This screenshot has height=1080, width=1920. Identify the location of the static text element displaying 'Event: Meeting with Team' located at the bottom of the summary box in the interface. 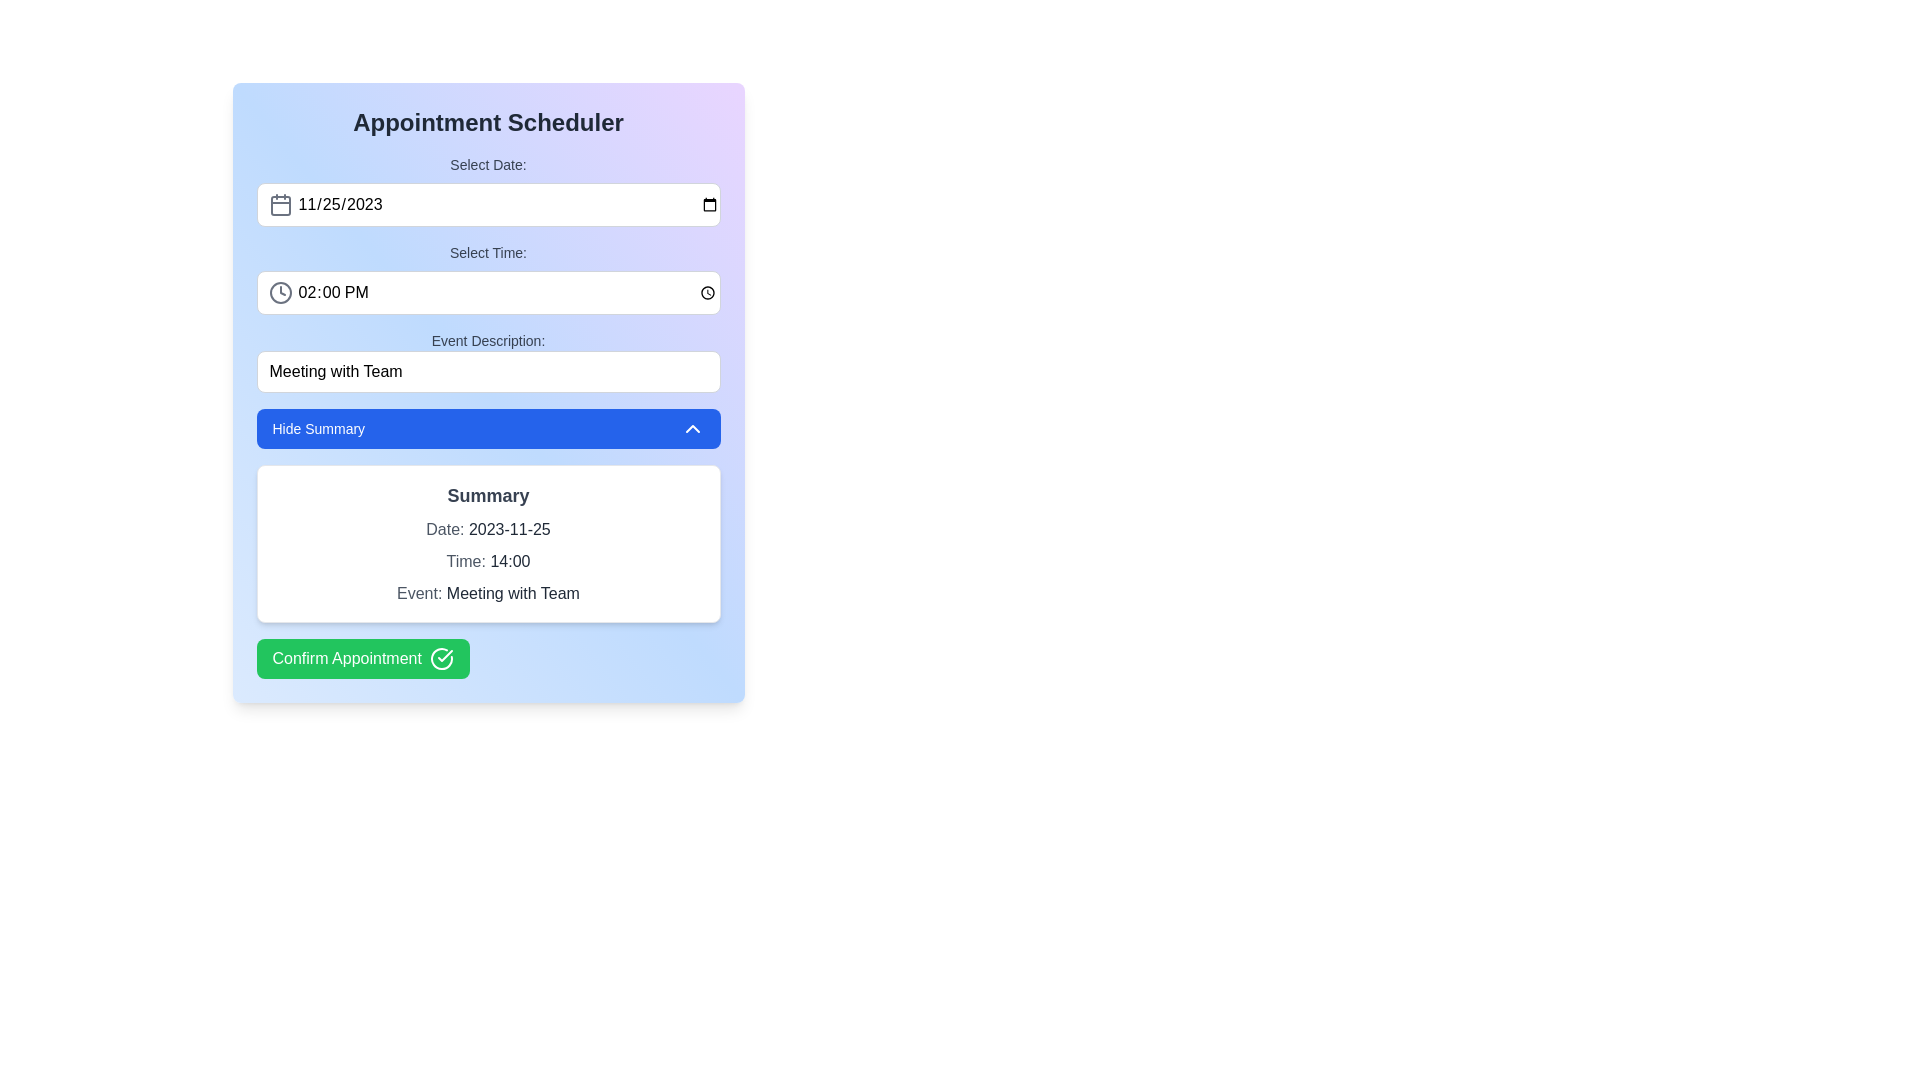
(513, 592).